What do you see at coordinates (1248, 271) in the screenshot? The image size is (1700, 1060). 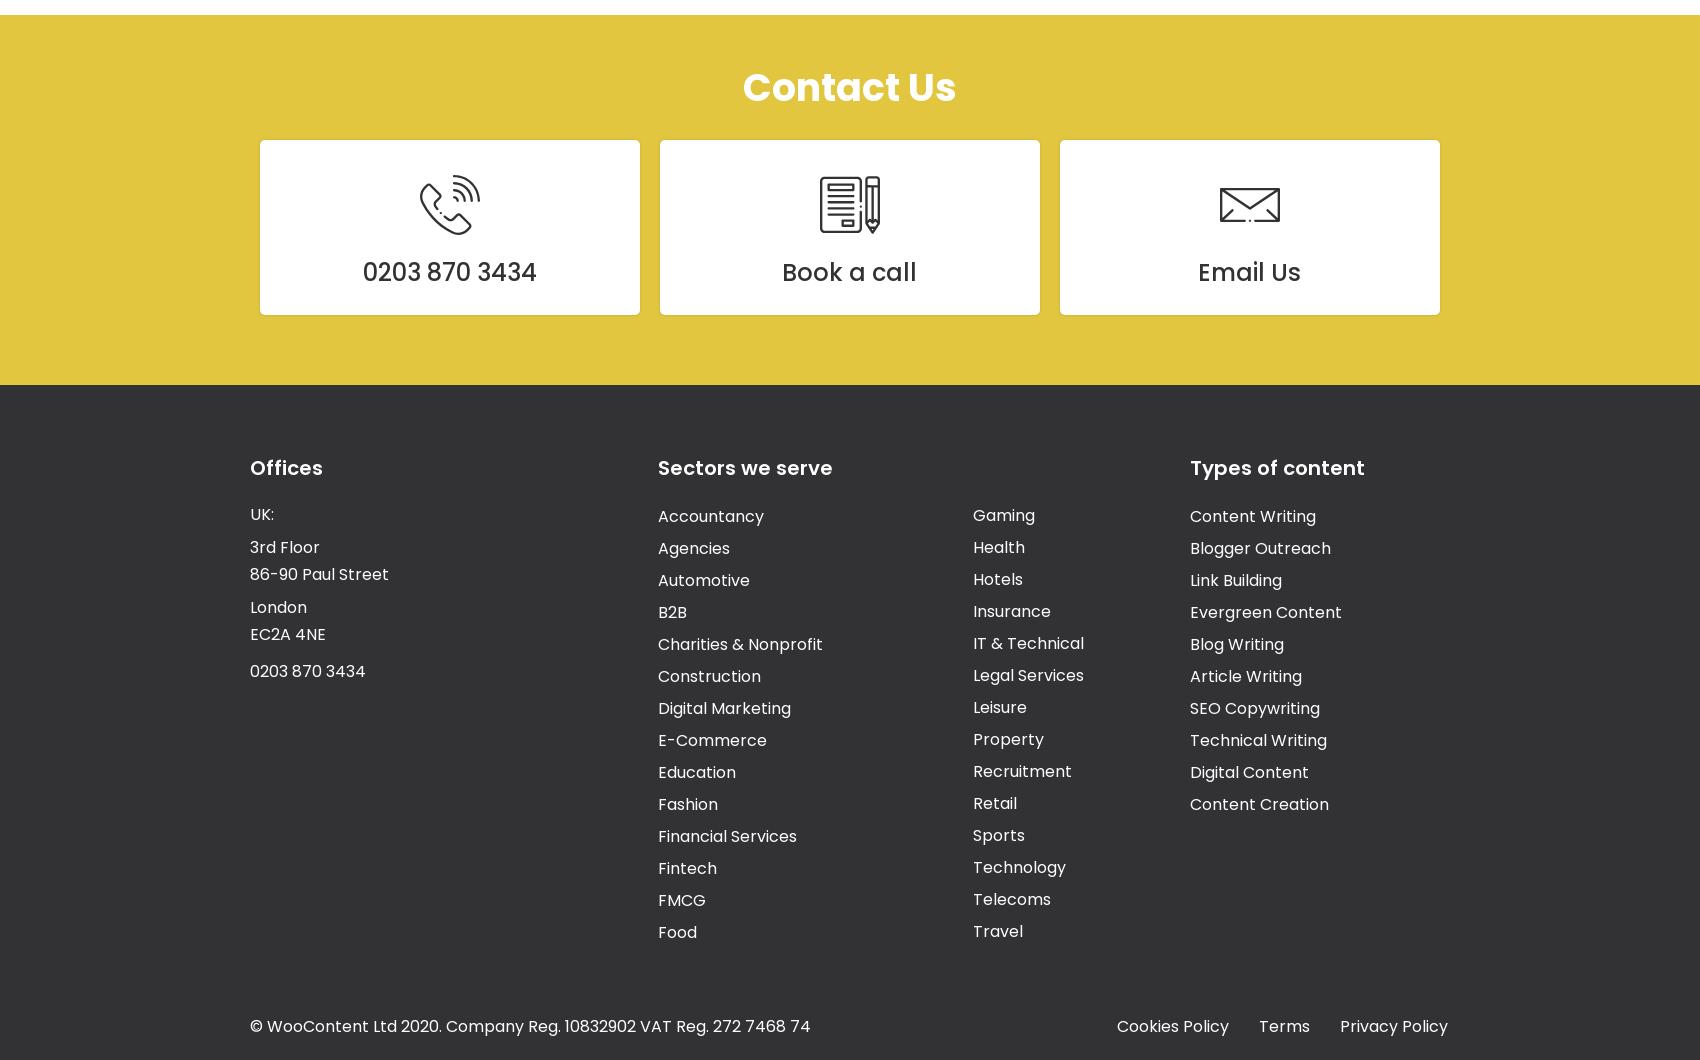 I see `'Email Us'` at bounding box center [1248, 271].